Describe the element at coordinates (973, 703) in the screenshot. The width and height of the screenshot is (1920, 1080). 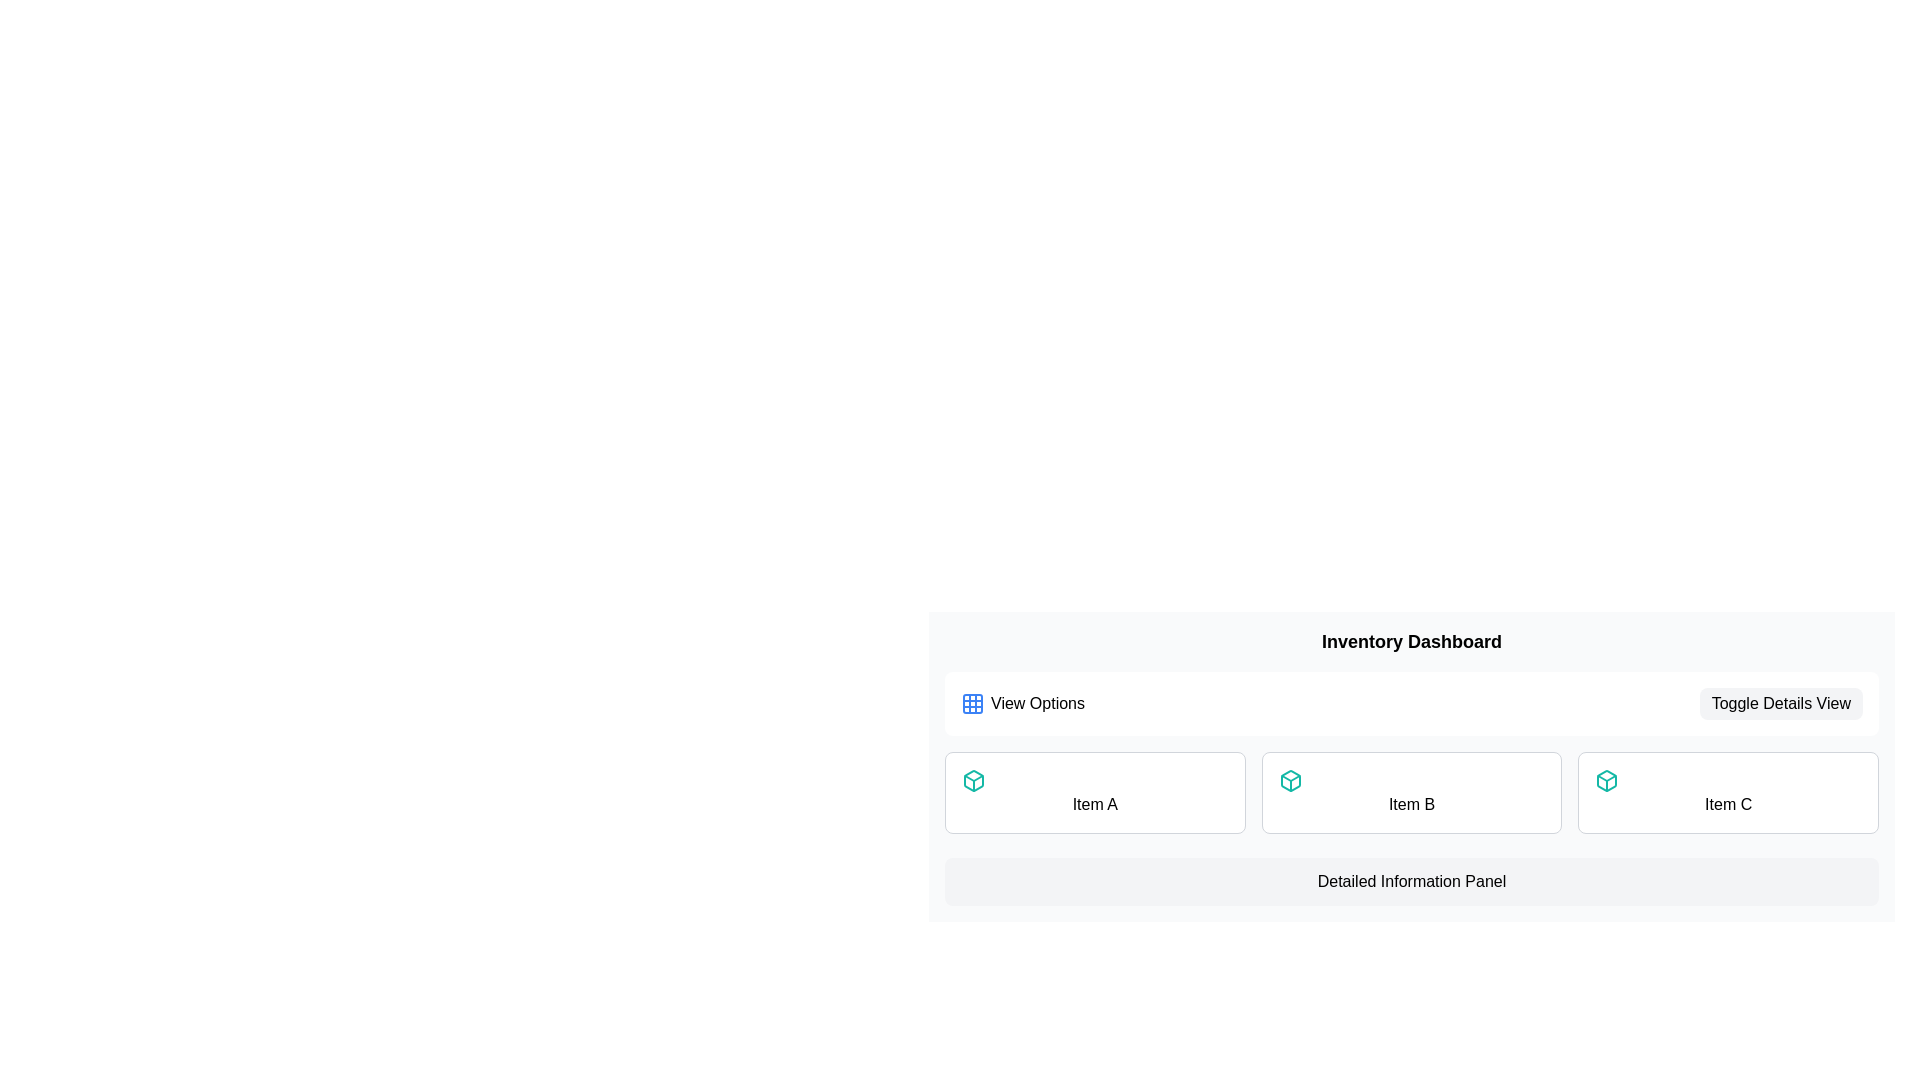
I see `the grid-like icon with a 3x3 arrangement of blue squares and rounded corners, located in the top-left corner of the 'View Options' label` at that location.